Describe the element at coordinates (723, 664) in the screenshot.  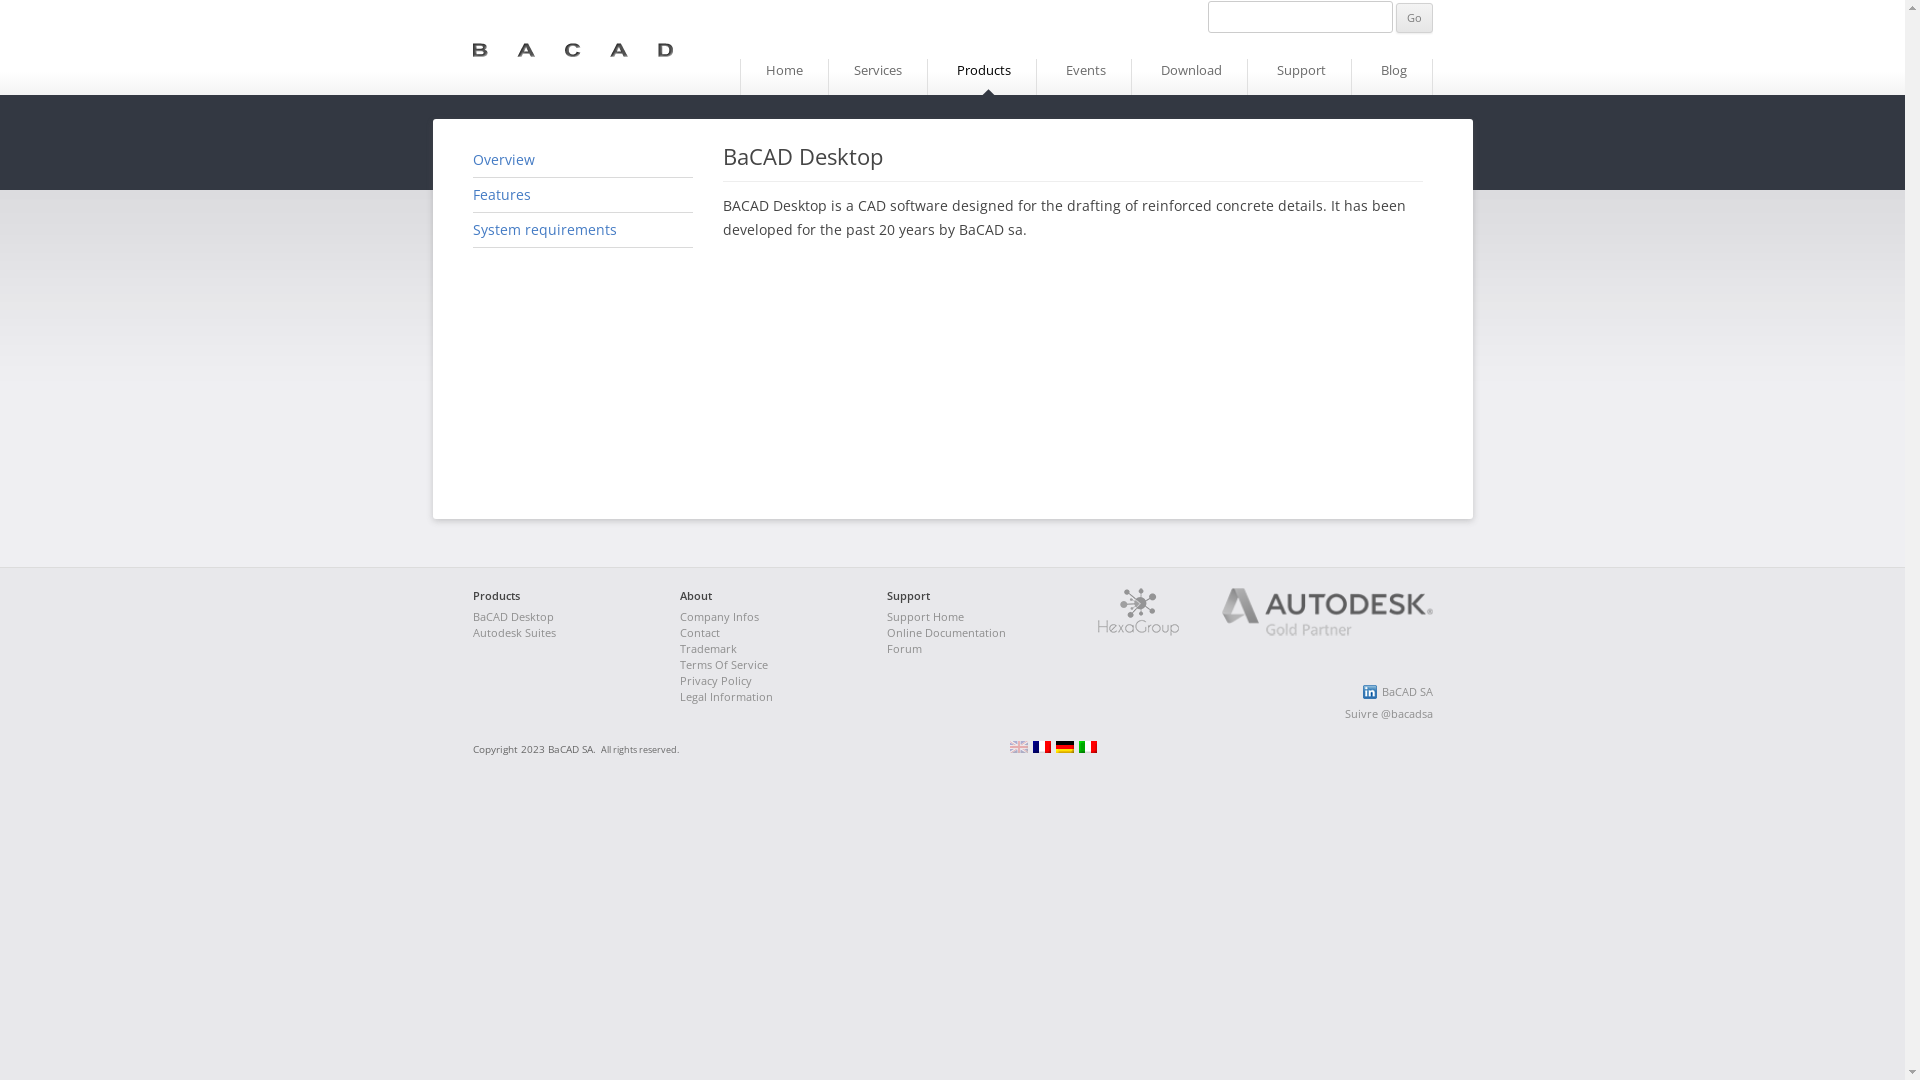
I see `'Terms Of Service'` at that location.